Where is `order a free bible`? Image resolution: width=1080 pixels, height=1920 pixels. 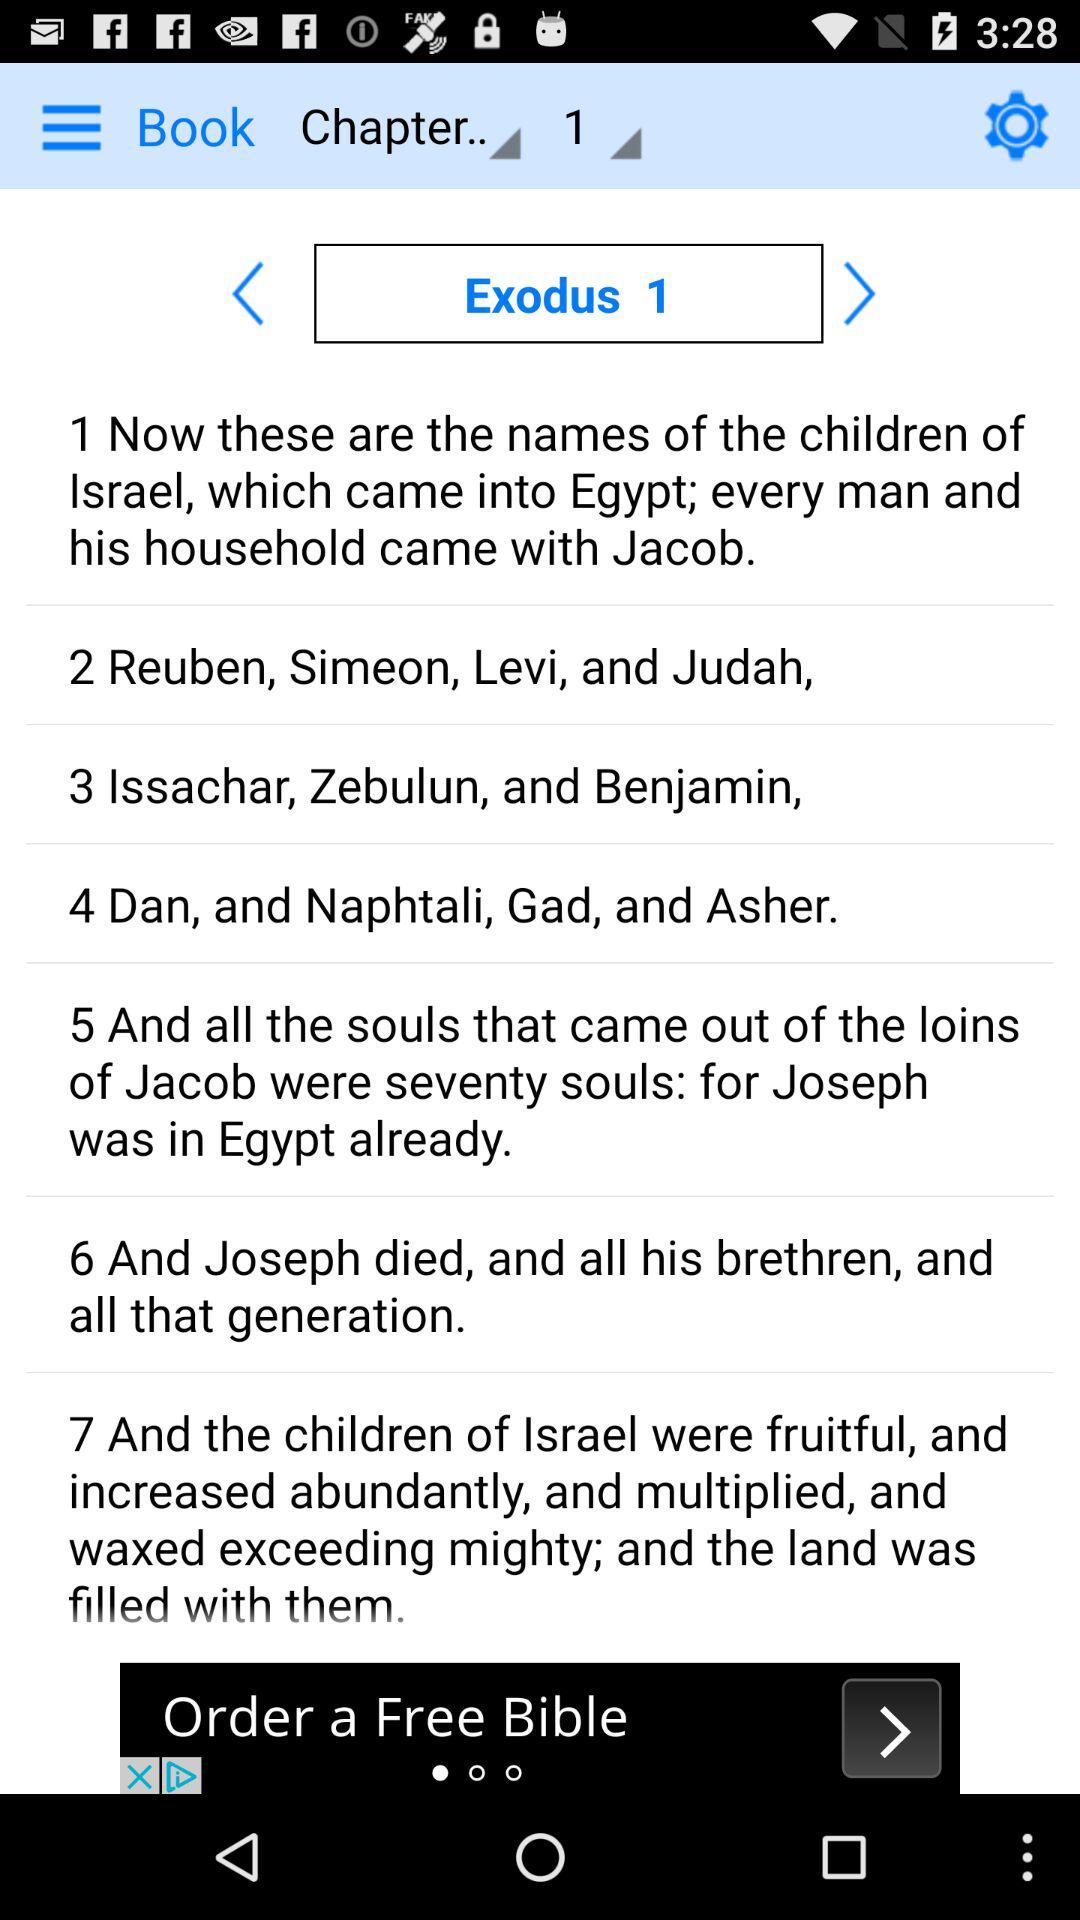
order a free bible is located at coordinates (540, 1727).